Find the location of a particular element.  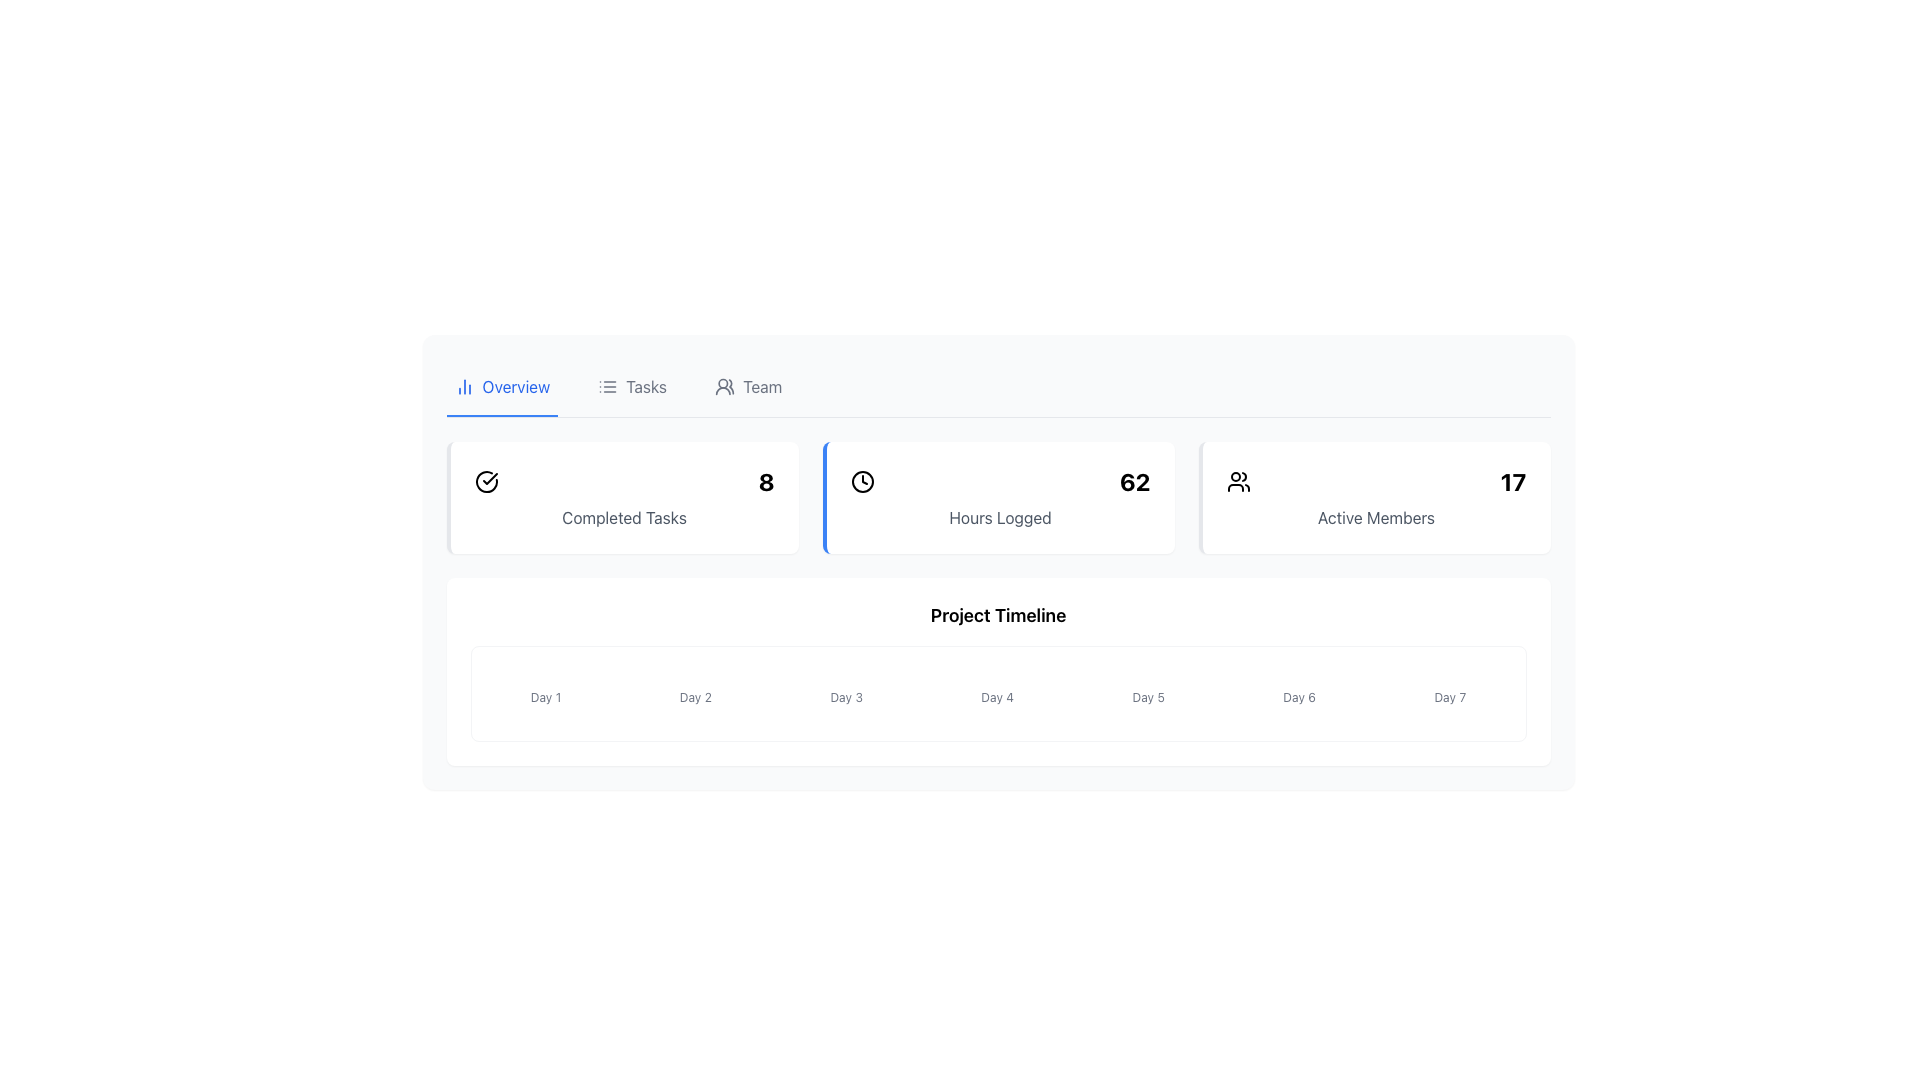

the text label displaying 'Day 3', which is styled in light gray and located beneath a vertical line marker in the Project Timeline section is located at coordinates (846, 697).